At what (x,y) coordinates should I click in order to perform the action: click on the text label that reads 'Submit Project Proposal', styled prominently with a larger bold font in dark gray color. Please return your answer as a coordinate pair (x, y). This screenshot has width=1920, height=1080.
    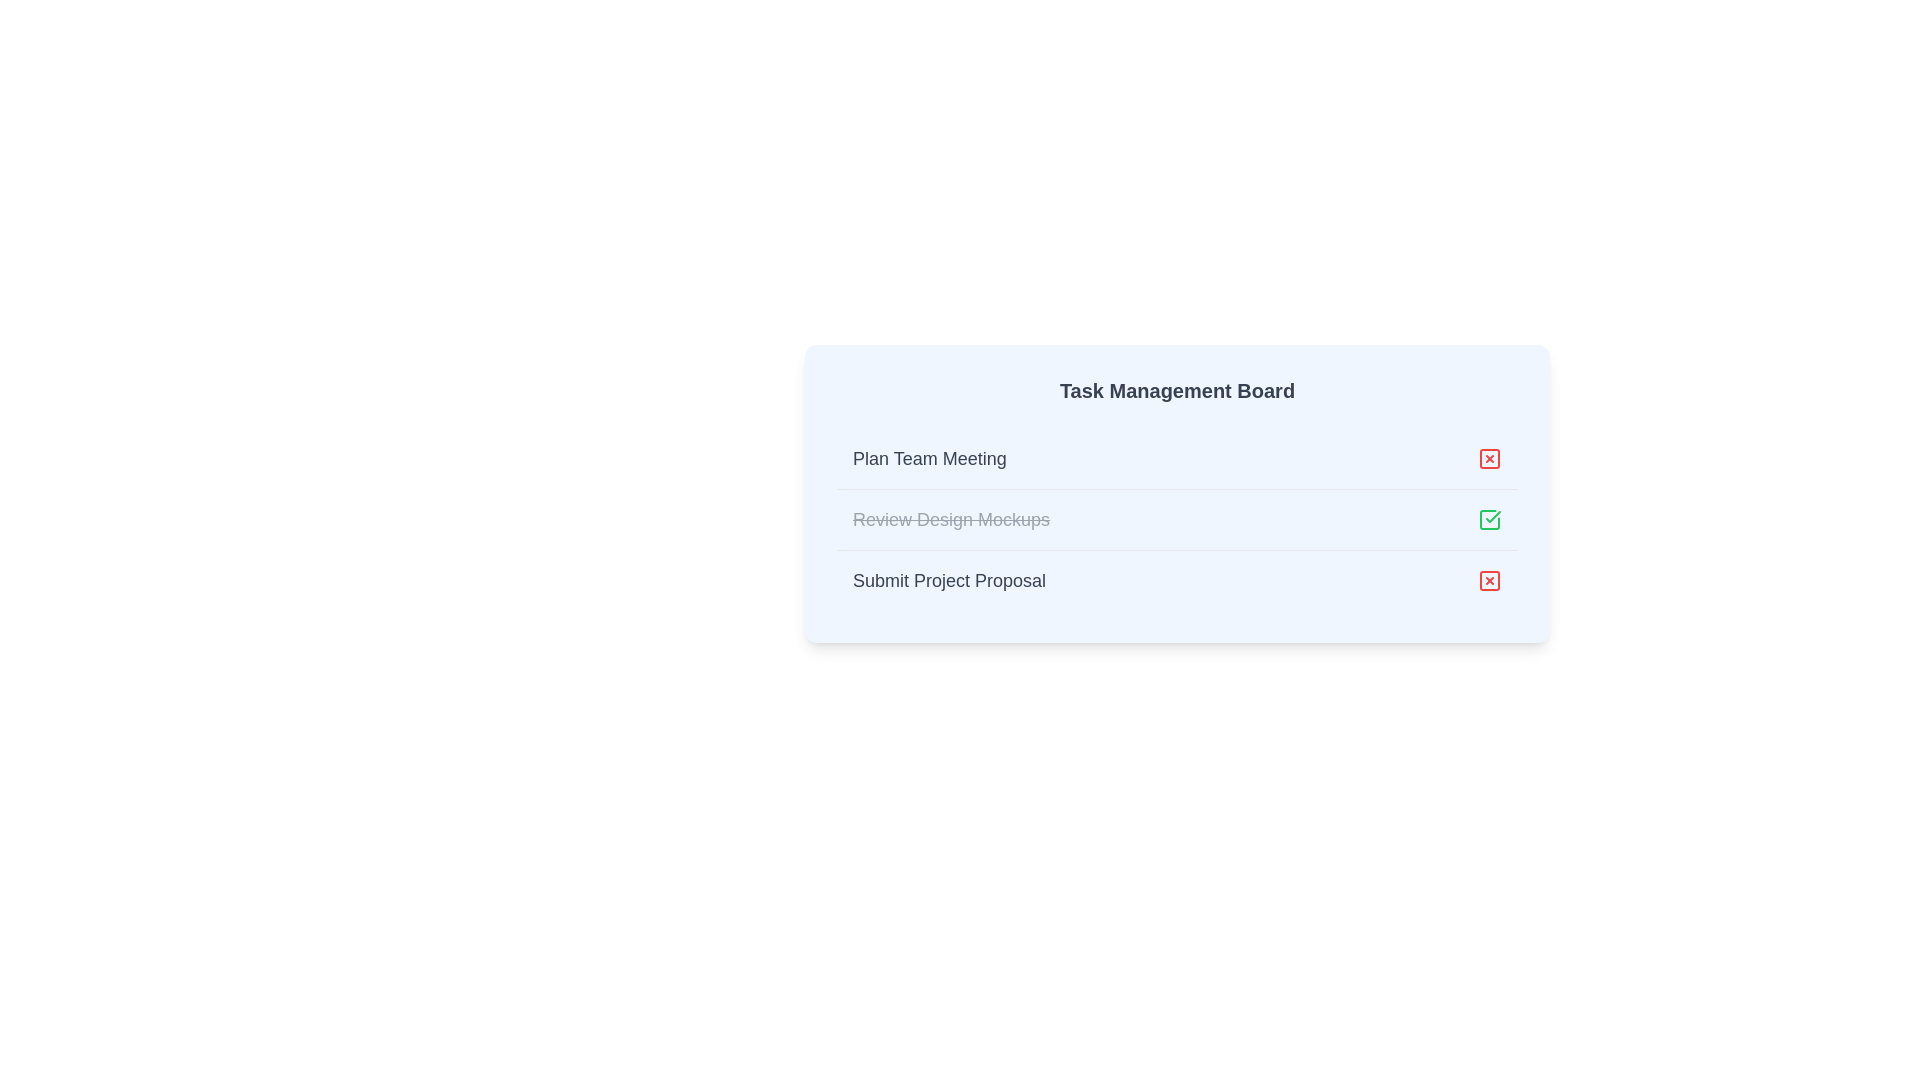
    Looking at the image, I should click on (948, 581).